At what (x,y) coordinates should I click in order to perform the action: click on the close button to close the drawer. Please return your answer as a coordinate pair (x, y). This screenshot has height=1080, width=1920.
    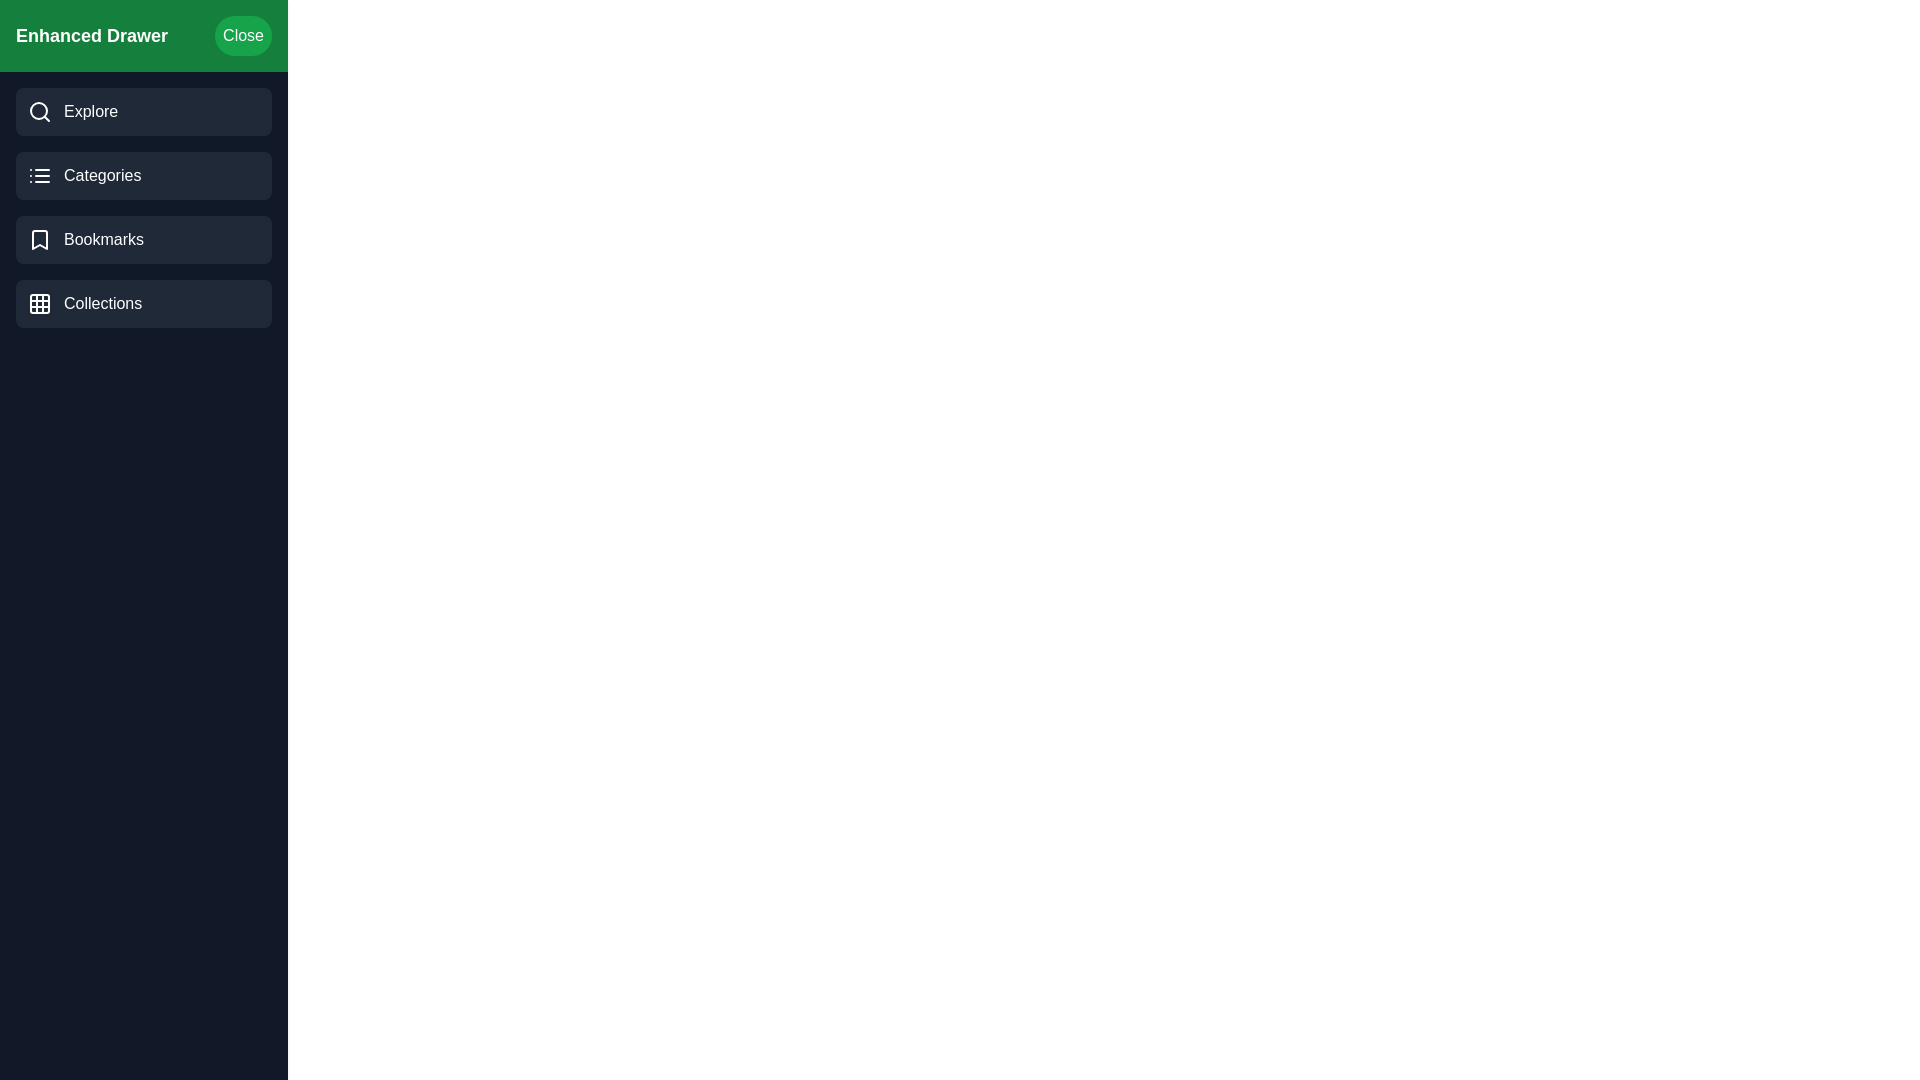
    Looking at the image, I should click on (242, 35).